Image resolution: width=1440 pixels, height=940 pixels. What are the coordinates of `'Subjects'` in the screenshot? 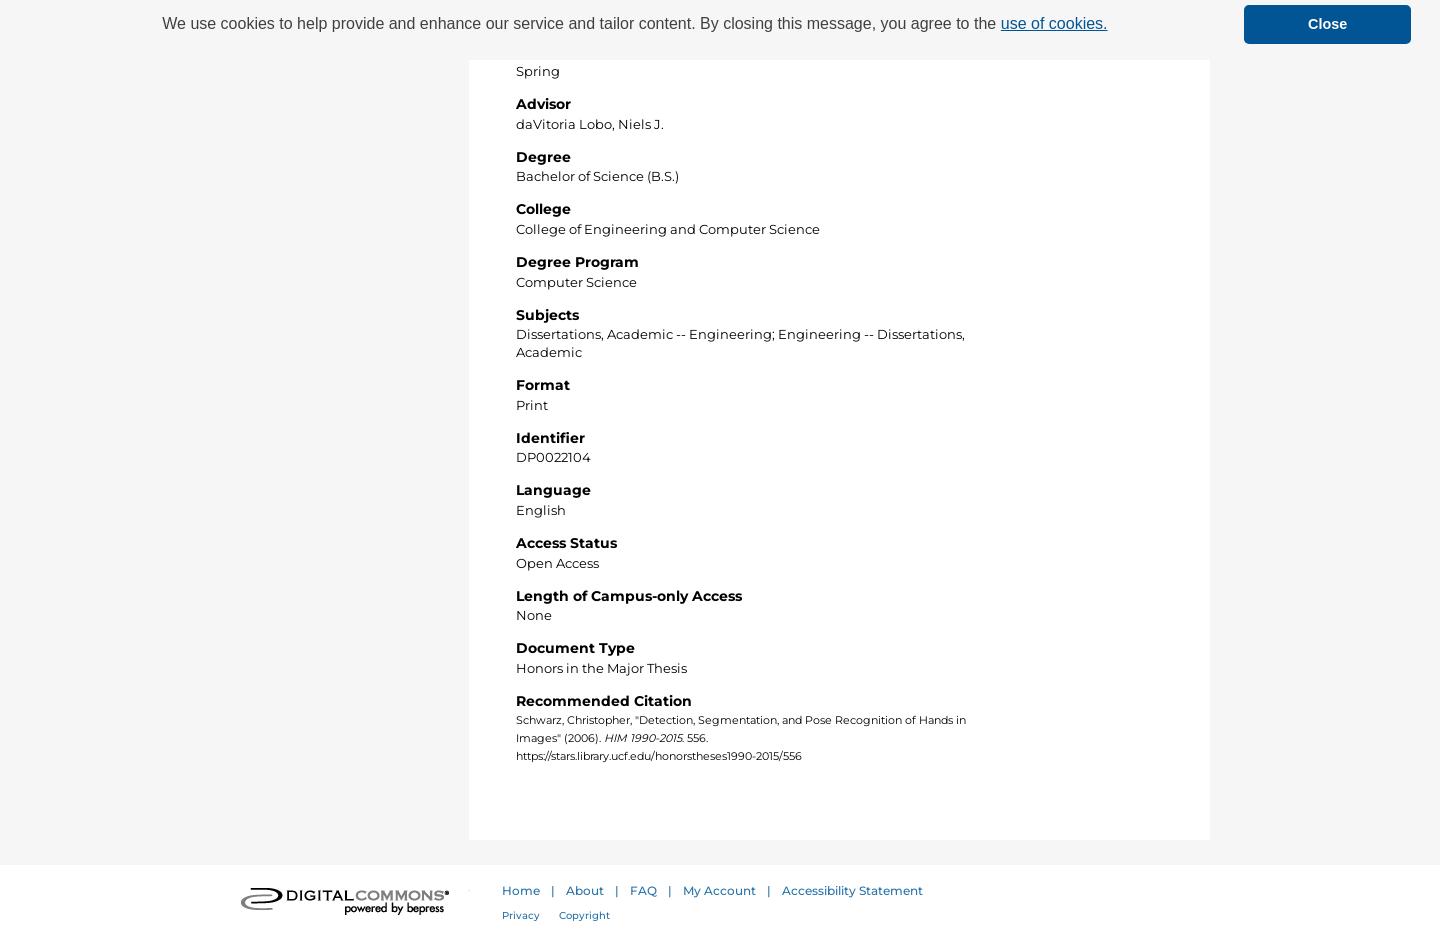 It's located at (547, 312).